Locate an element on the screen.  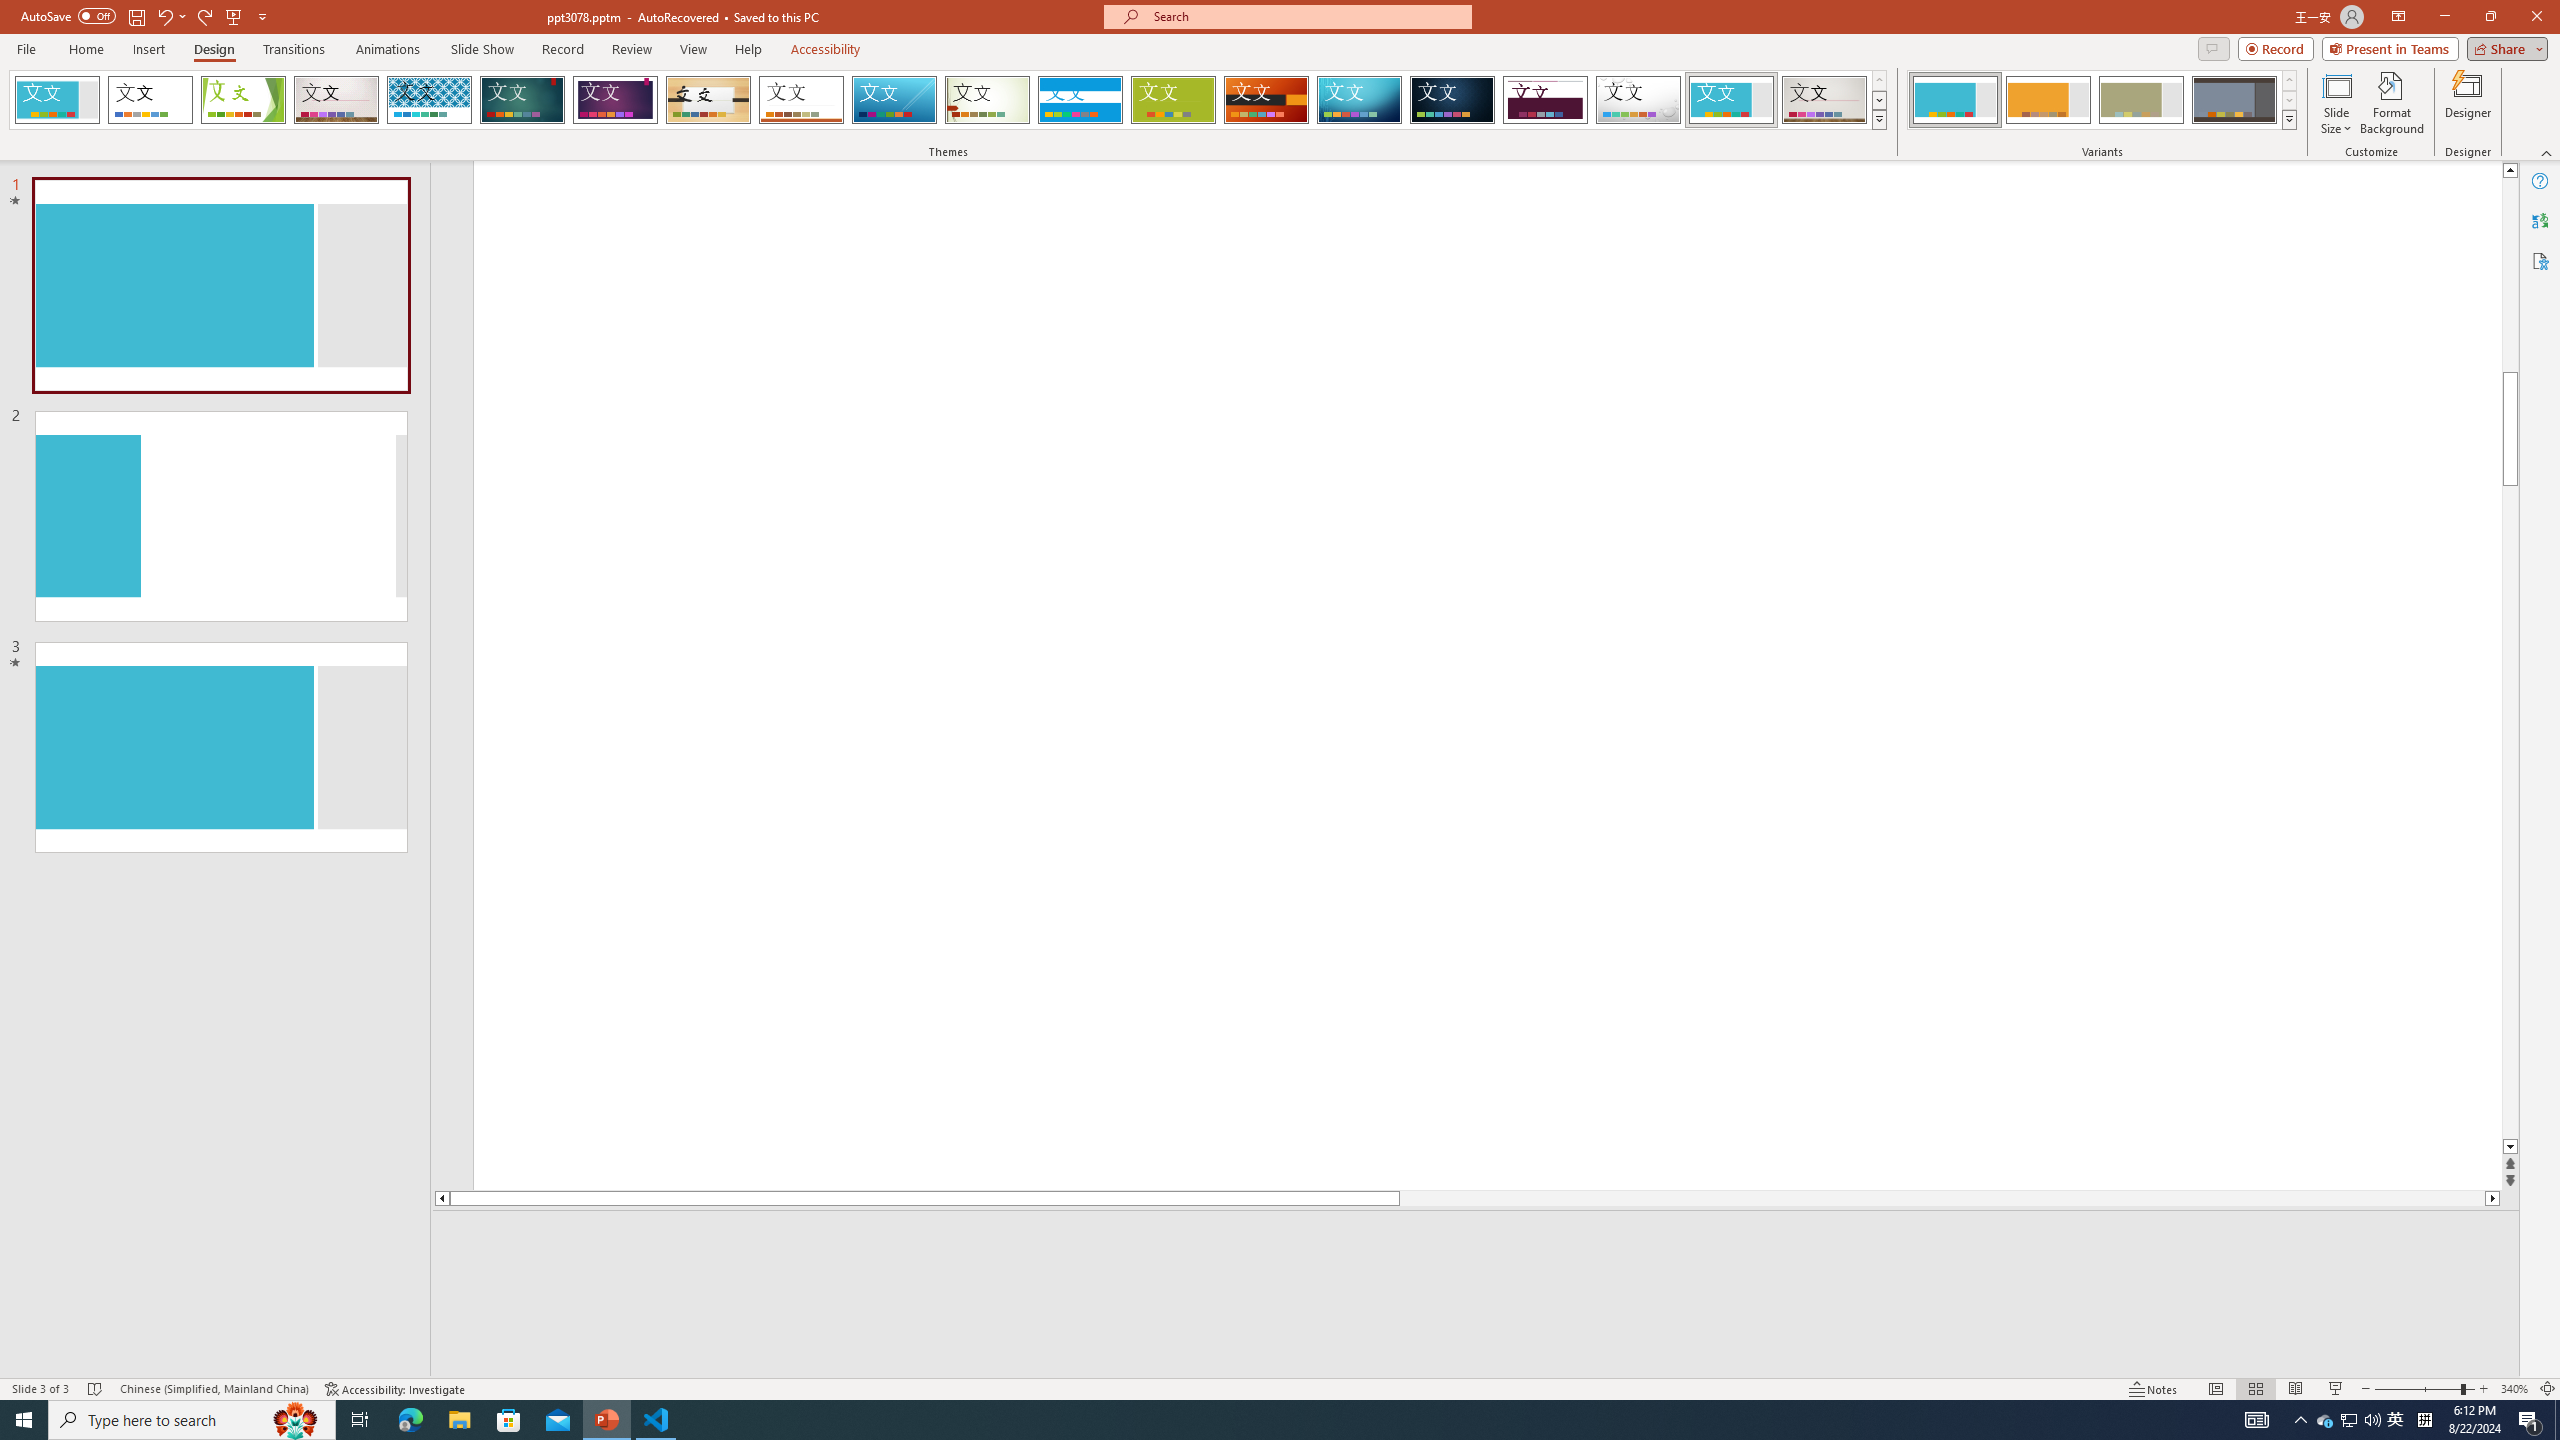
'Ion' is located at coordinates (521, 99).